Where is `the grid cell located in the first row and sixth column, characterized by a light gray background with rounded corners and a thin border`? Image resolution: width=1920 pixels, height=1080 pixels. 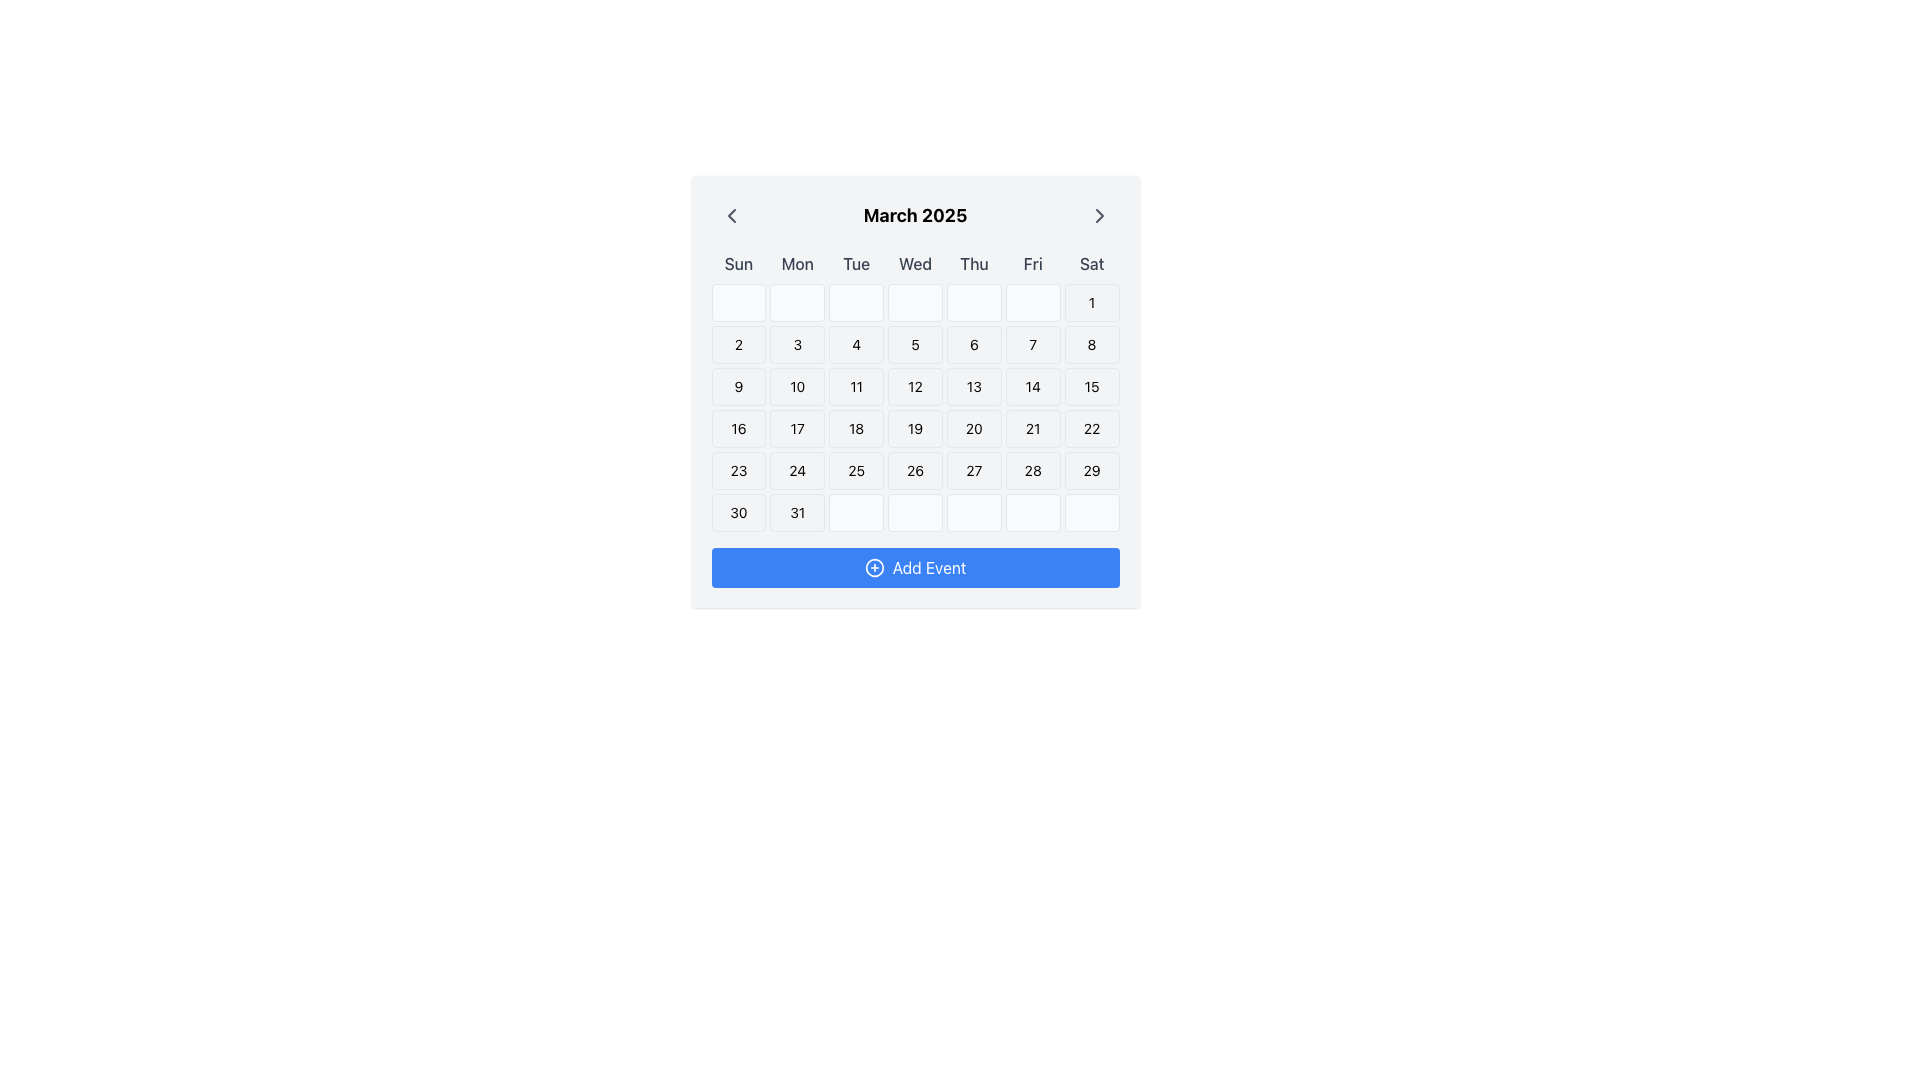
the grid cell located in the first row and sixth column, characterized by a light gray background with rounded corners and a thin border is located at coordinates (1033, 303).